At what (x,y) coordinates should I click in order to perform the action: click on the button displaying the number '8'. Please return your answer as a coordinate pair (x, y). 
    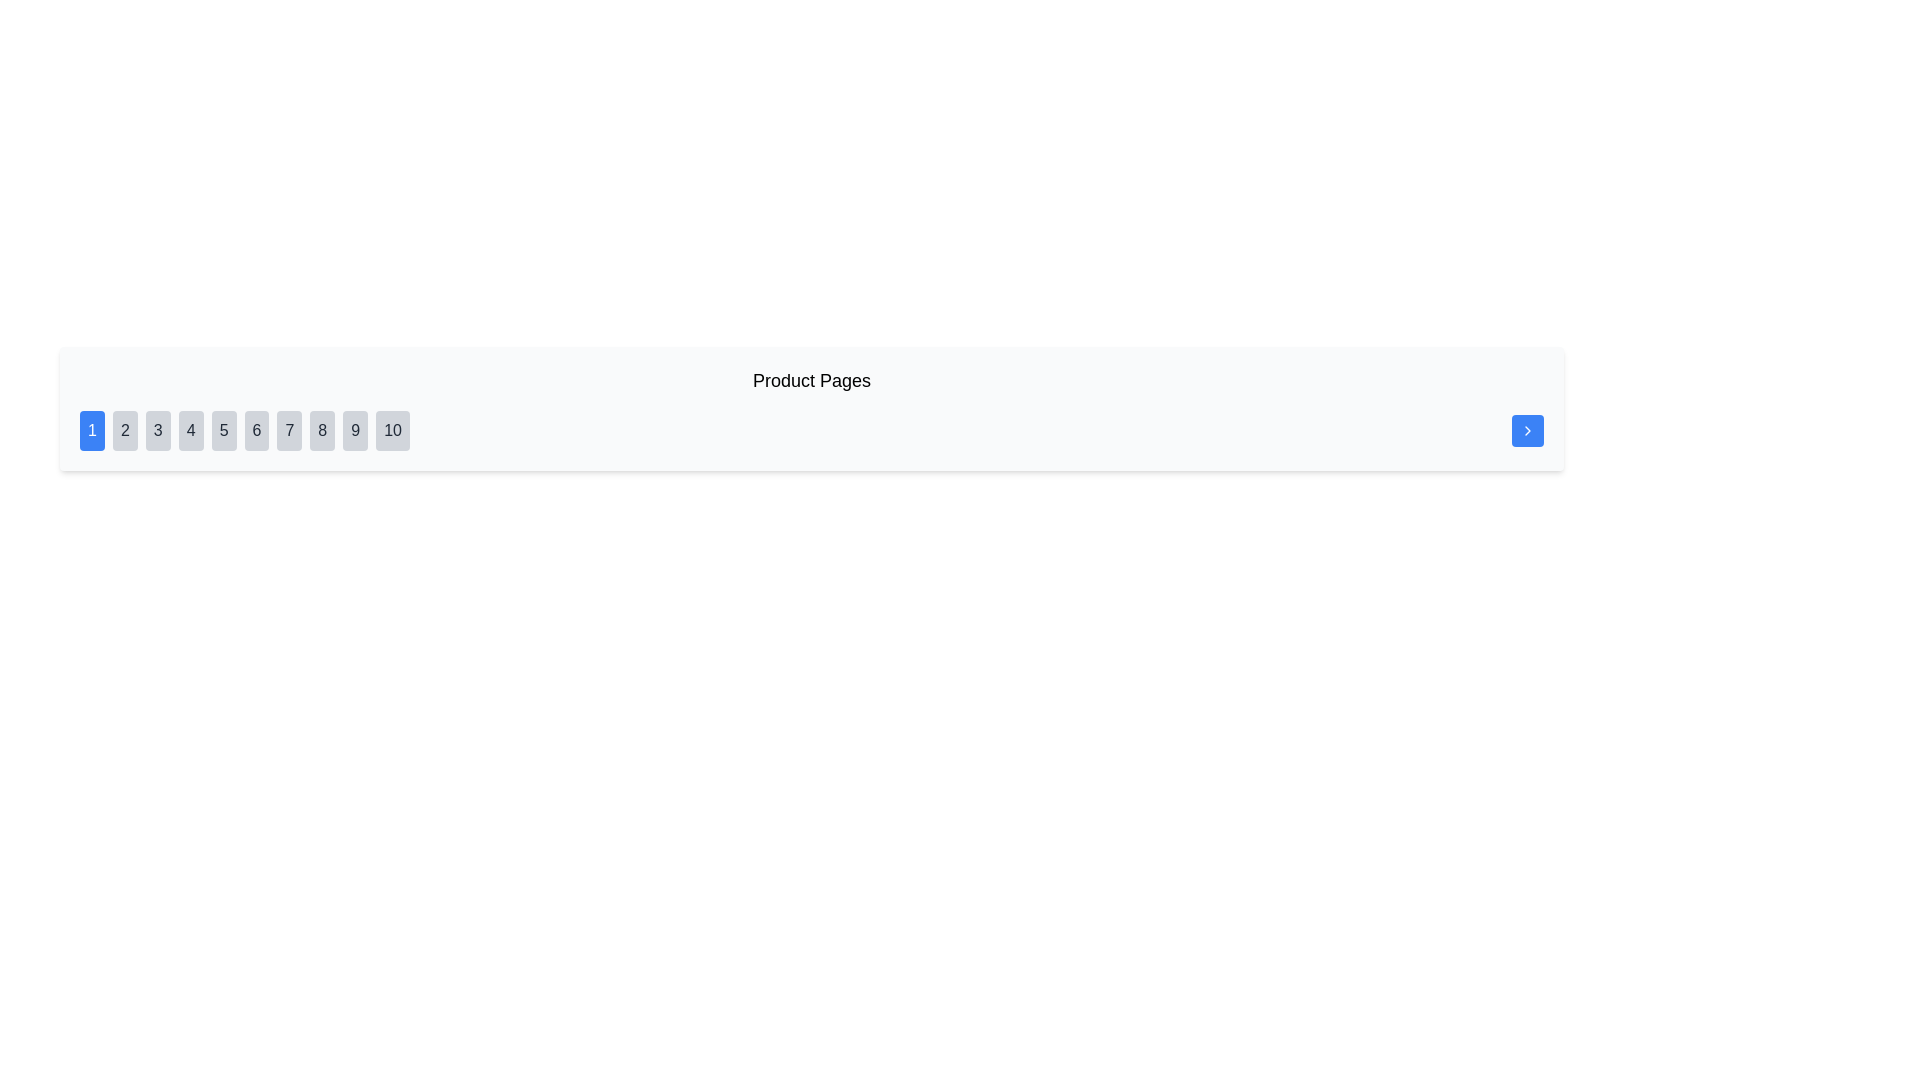
    Looking at the image, I should click on (322, 430).